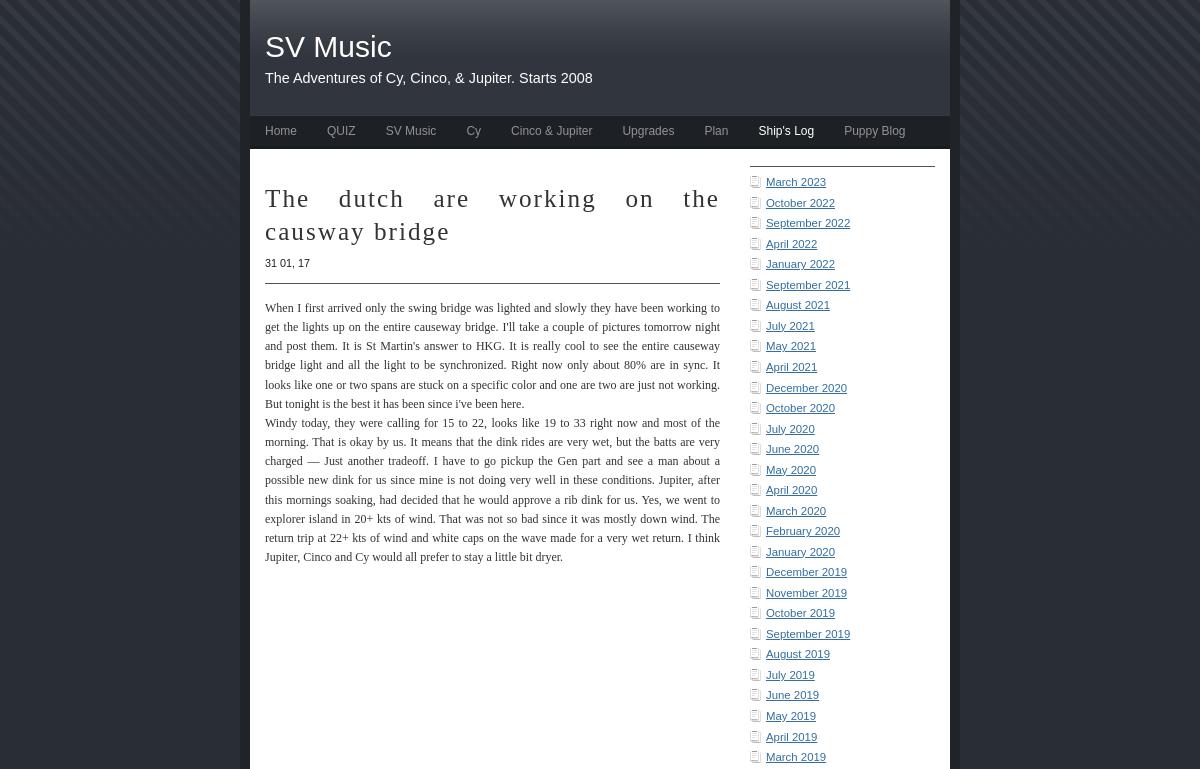 This screenshot has width=1200, height=769. Describe the element at coordinates (799, 408) in the screenshot. I see `'October 2020'` at that location.